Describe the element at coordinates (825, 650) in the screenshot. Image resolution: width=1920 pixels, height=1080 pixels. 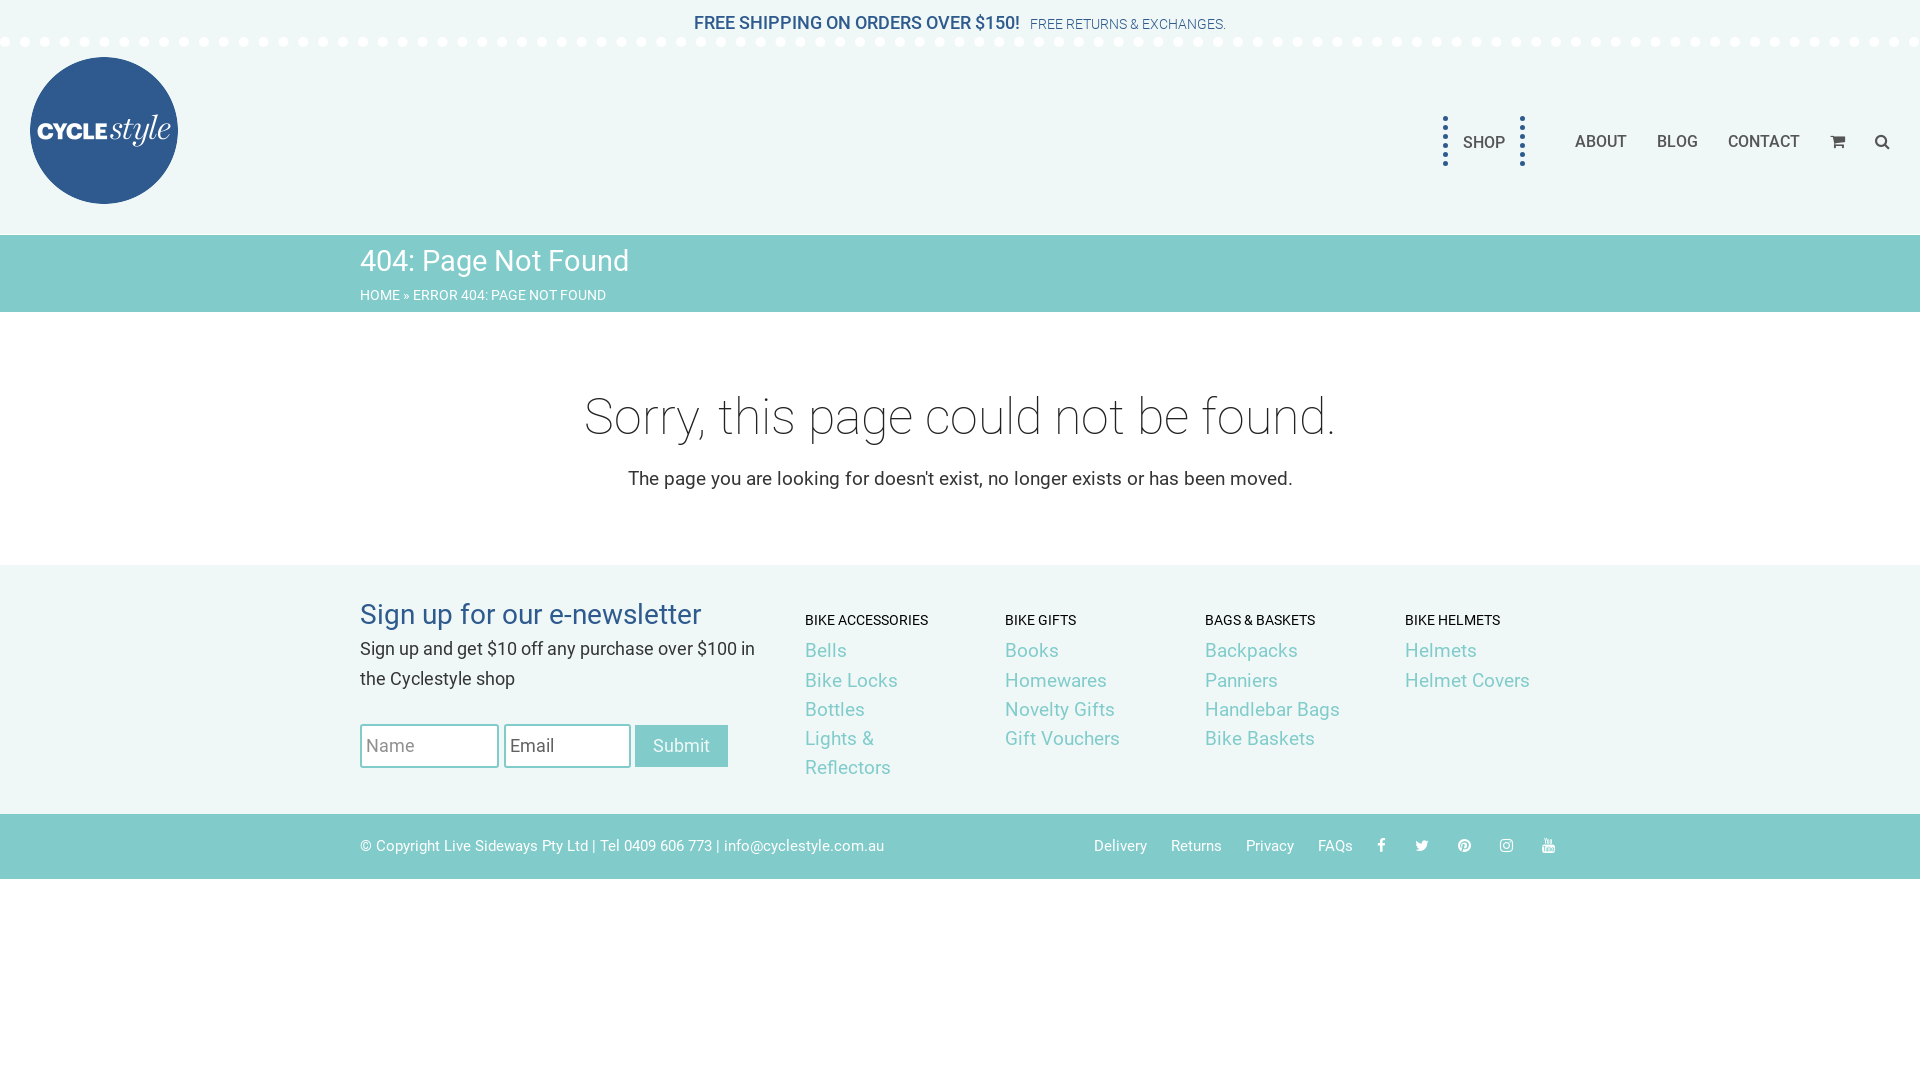
I see `'Bells'` at that location.